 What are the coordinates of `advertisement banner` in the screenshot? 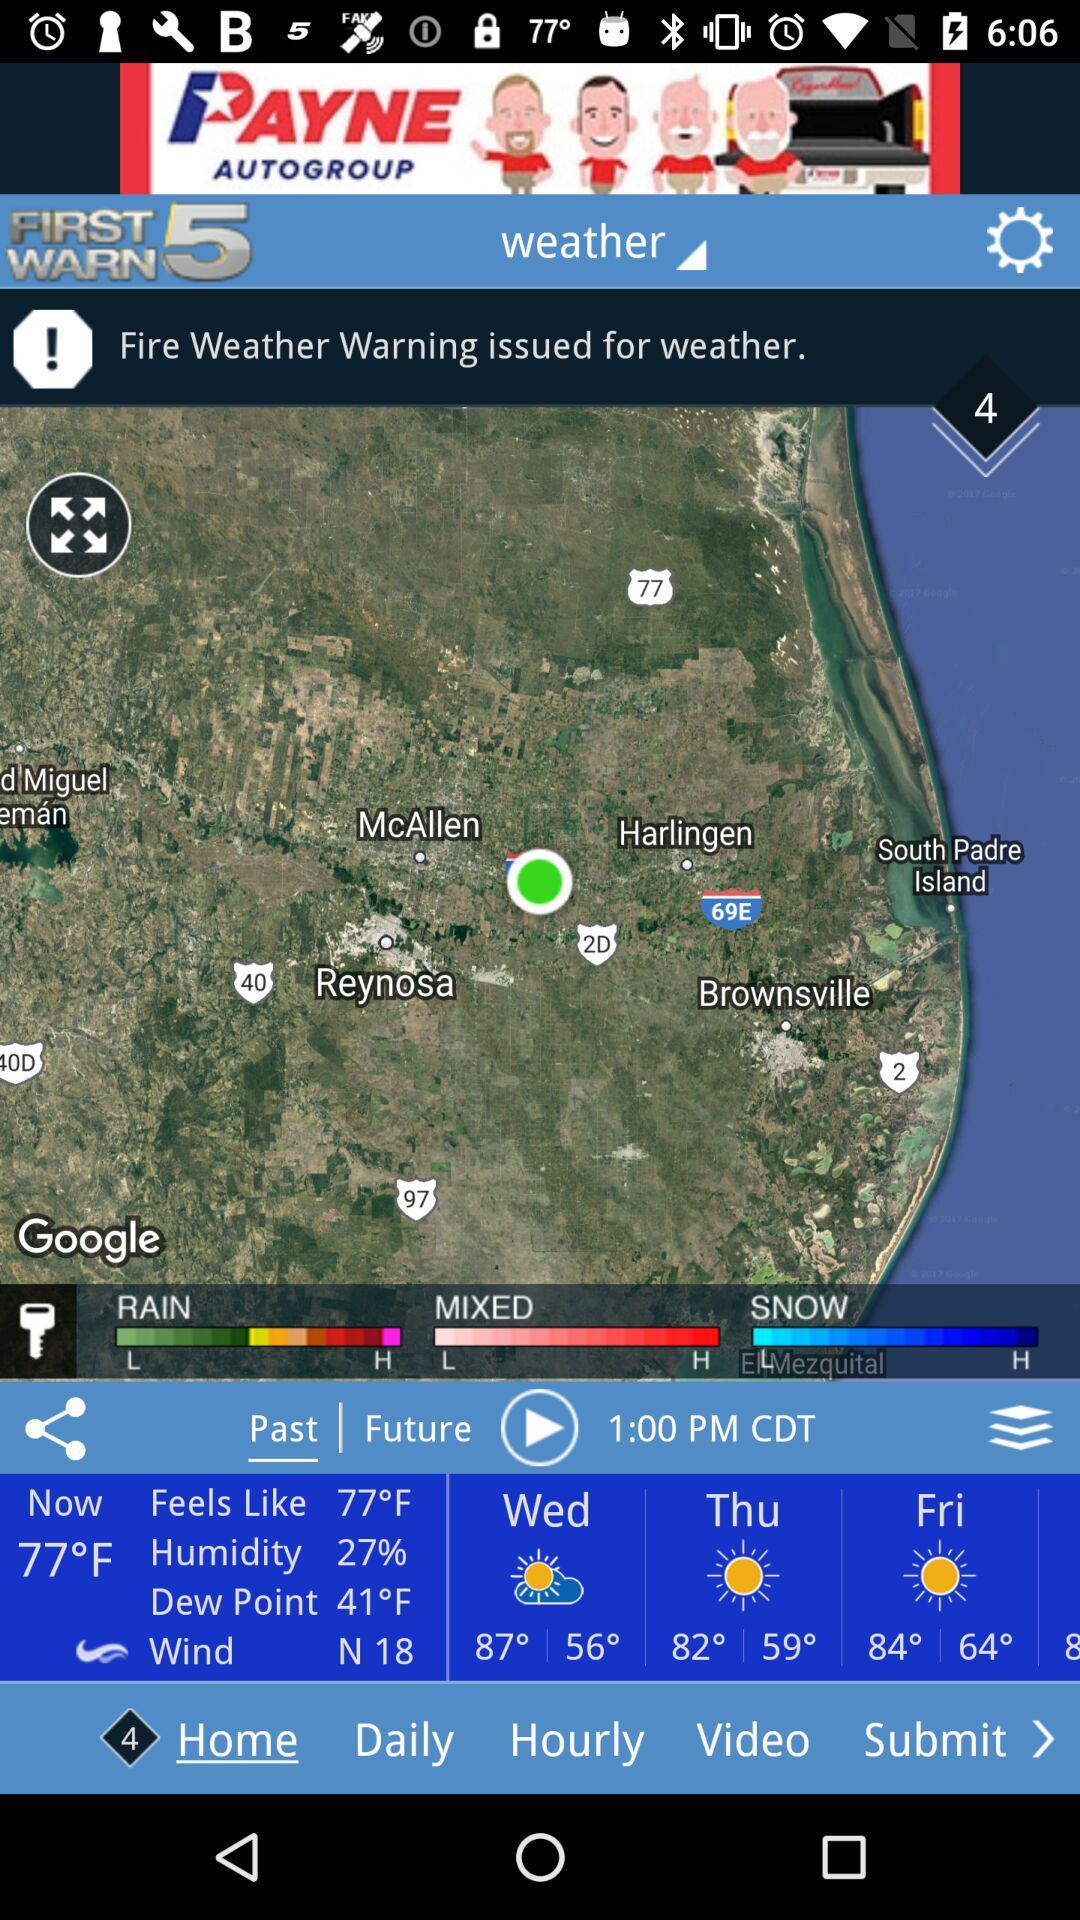 It's located at (540, 127).